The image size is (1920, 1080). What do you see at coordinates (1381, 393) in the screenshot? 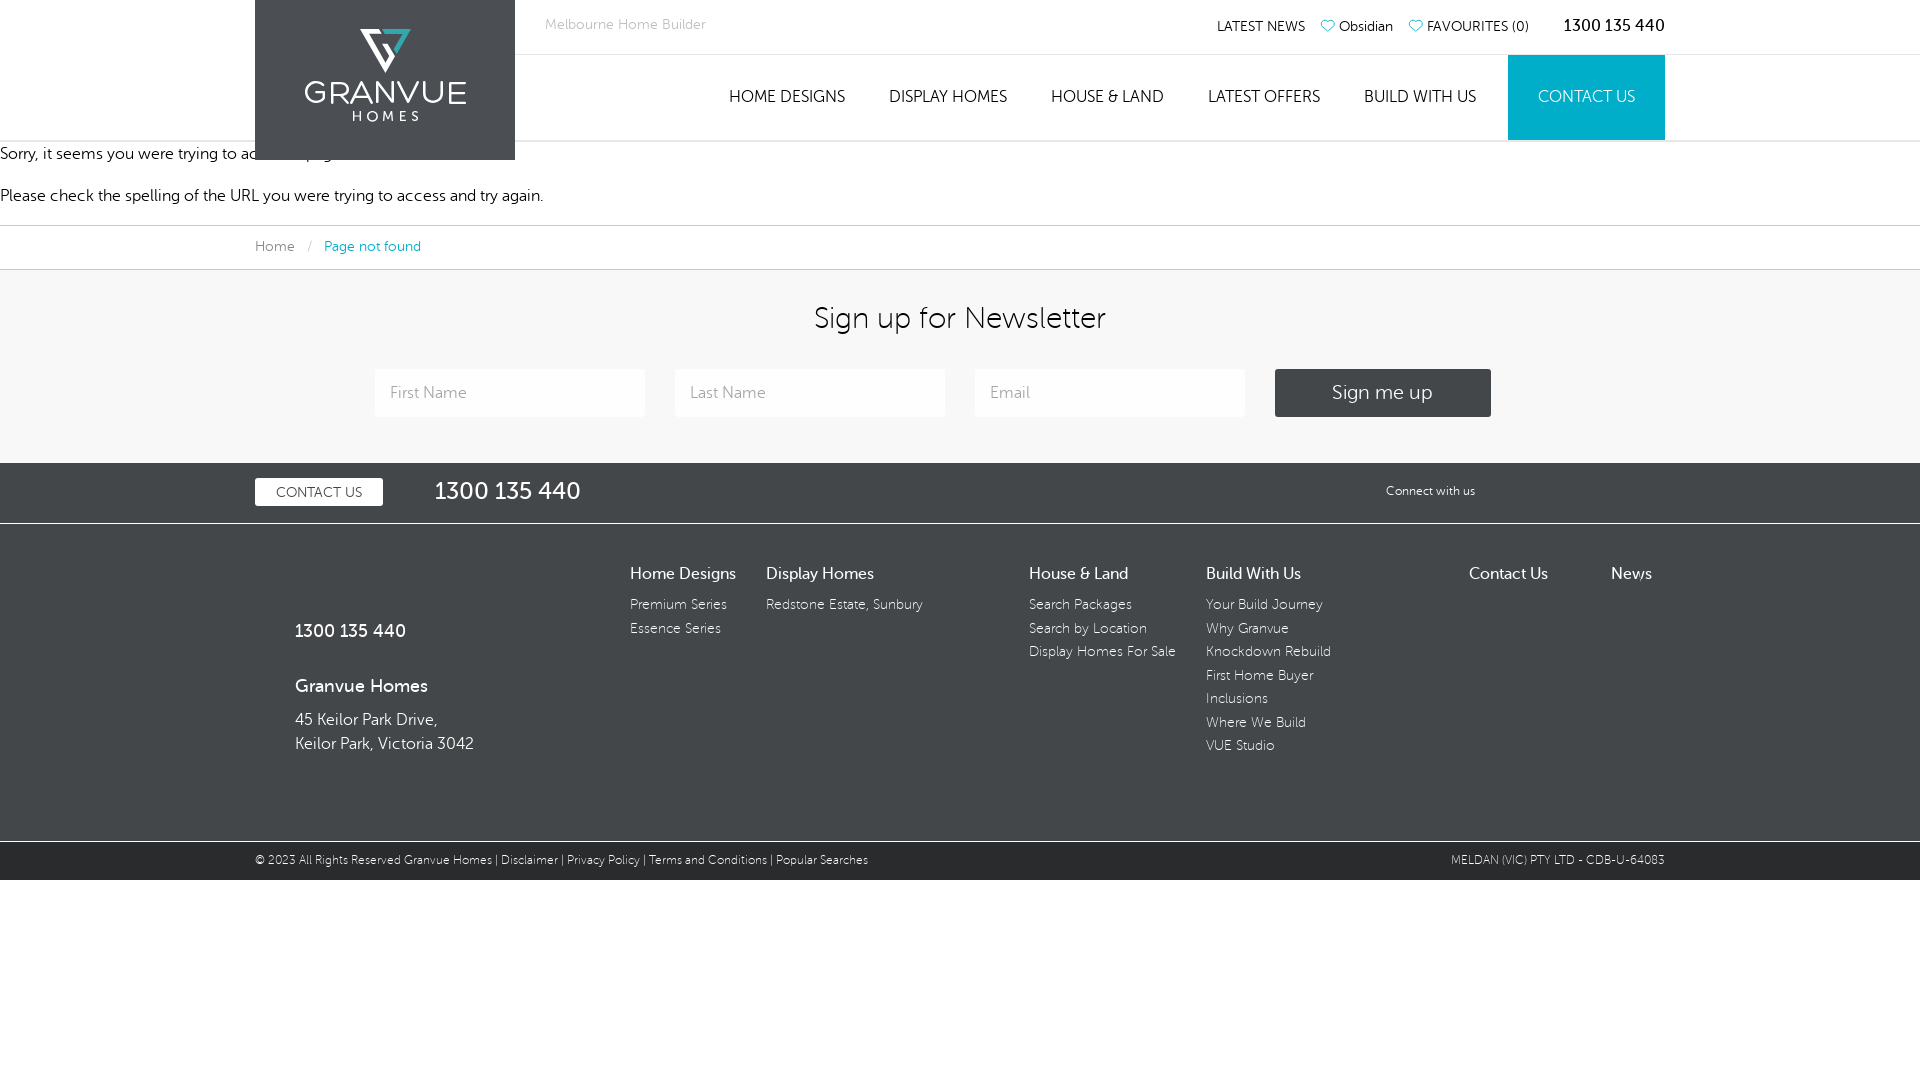
I see `'Sign me up'` at bounding box center [1381, 393].